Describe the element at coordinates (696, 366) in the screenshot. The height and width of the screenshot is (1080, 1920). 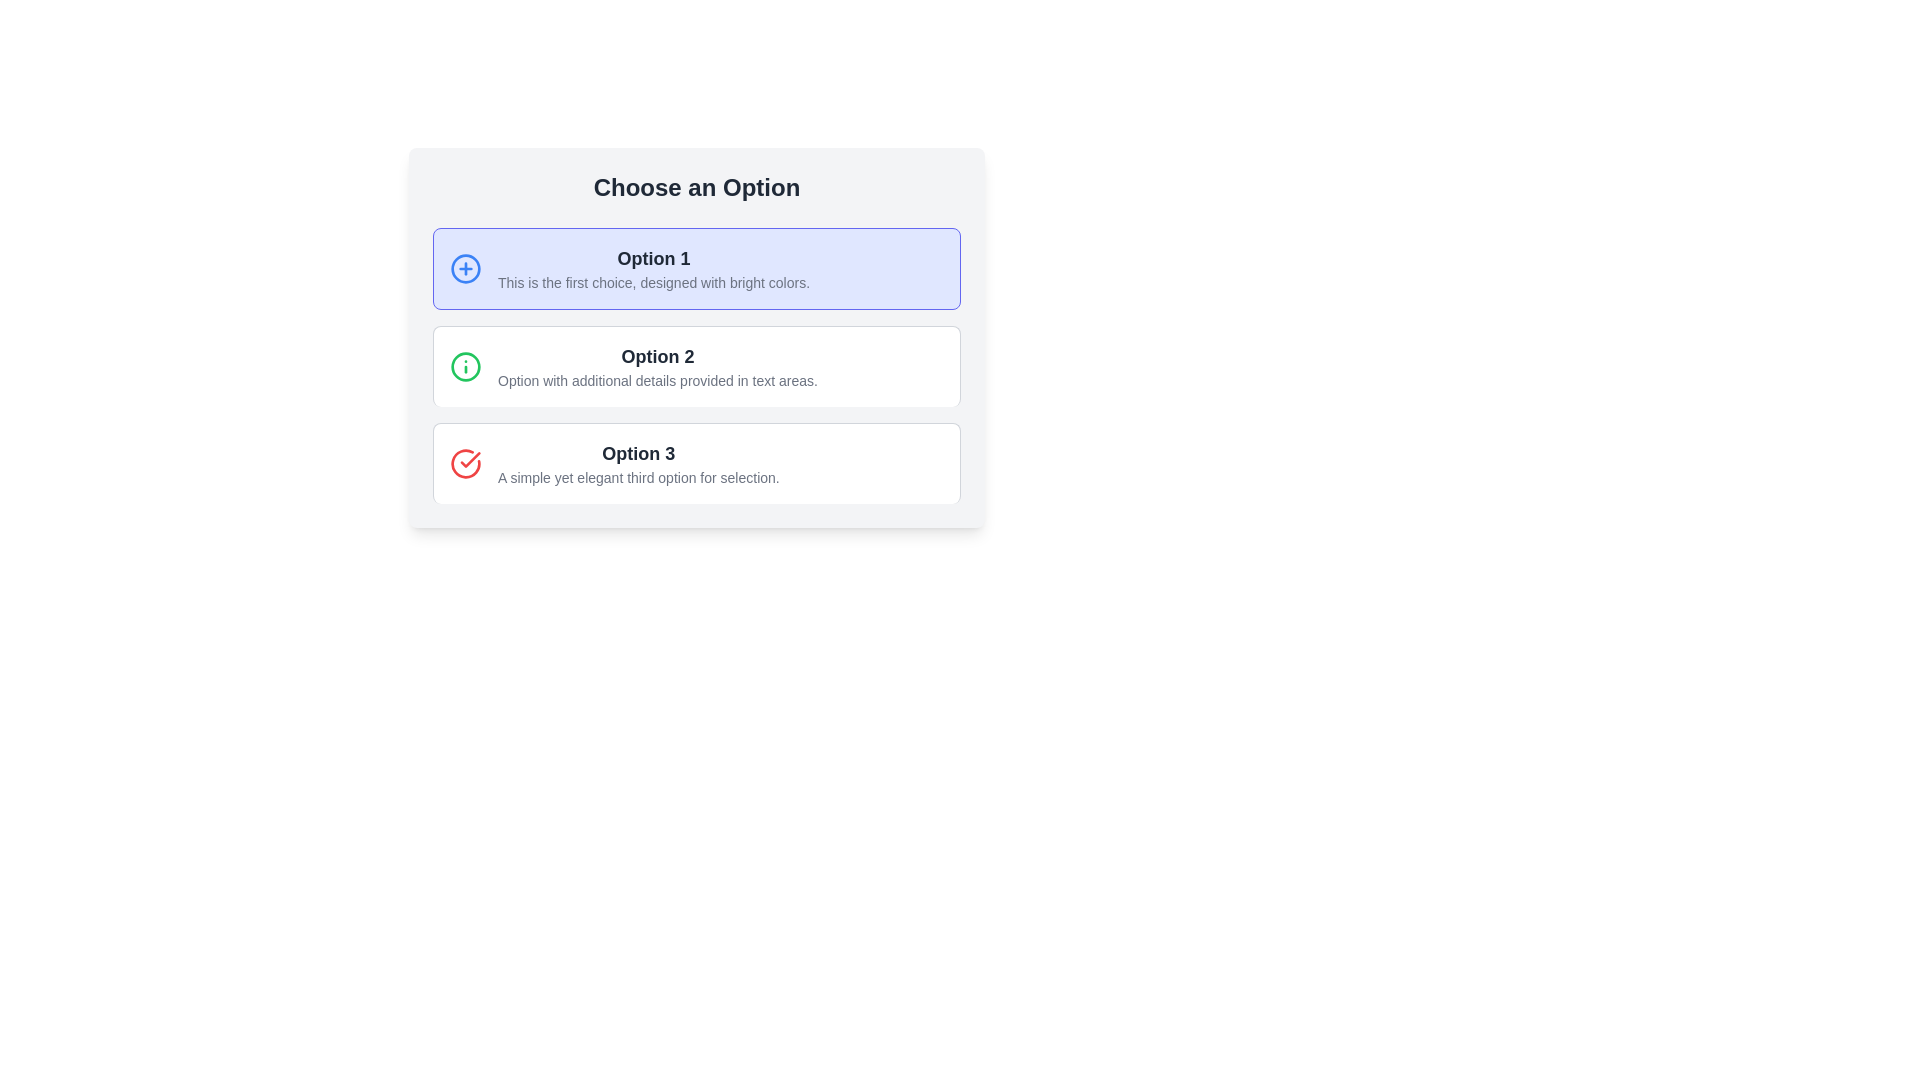
I see `the selectable option titled 'Option 2' located between 'Option 1' and 'Option 3' under the heading 'Choose an Option'` at that location.